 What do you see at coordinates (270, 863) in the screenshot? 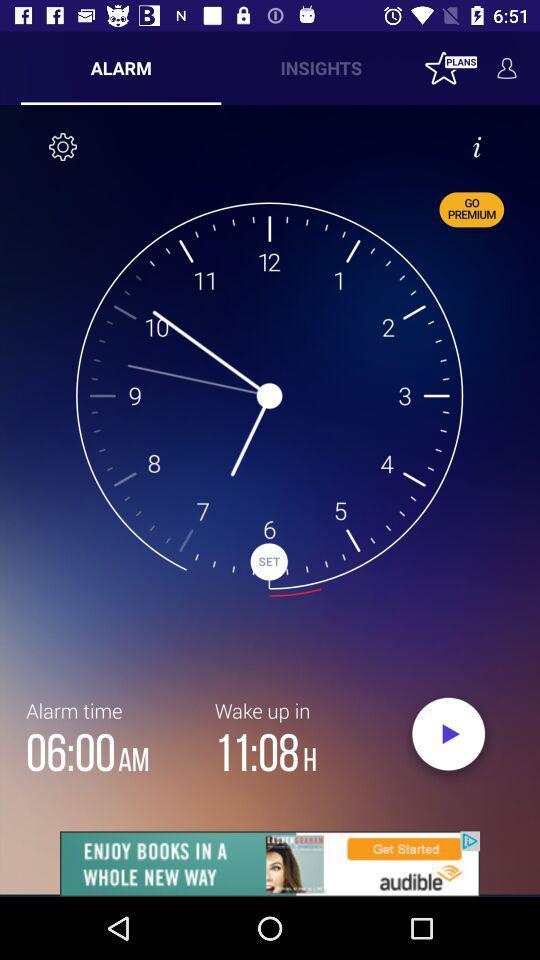
I see `its an advertisement` at bounding box center [270, 863].